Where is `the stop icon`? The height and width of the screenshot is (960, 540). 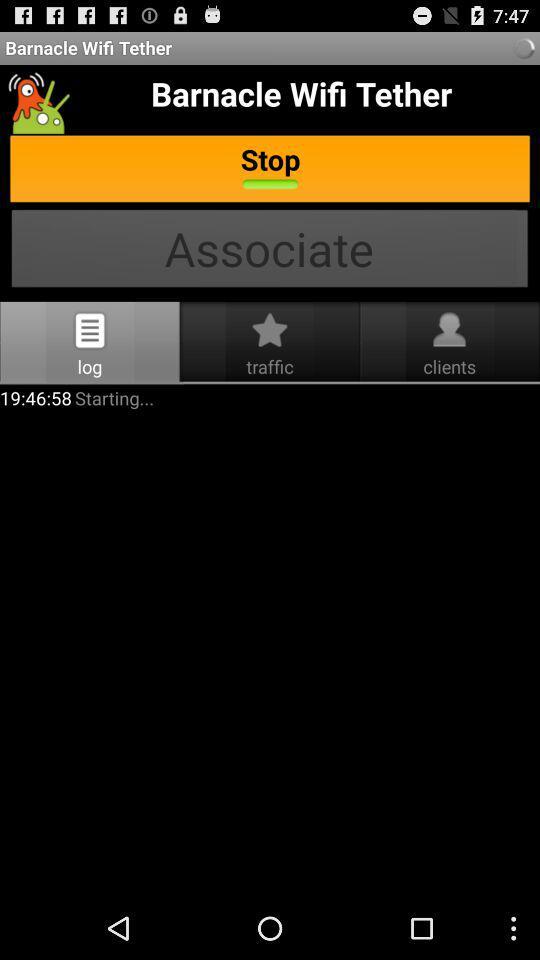 the stop icon is located at coordinates (270, 169).